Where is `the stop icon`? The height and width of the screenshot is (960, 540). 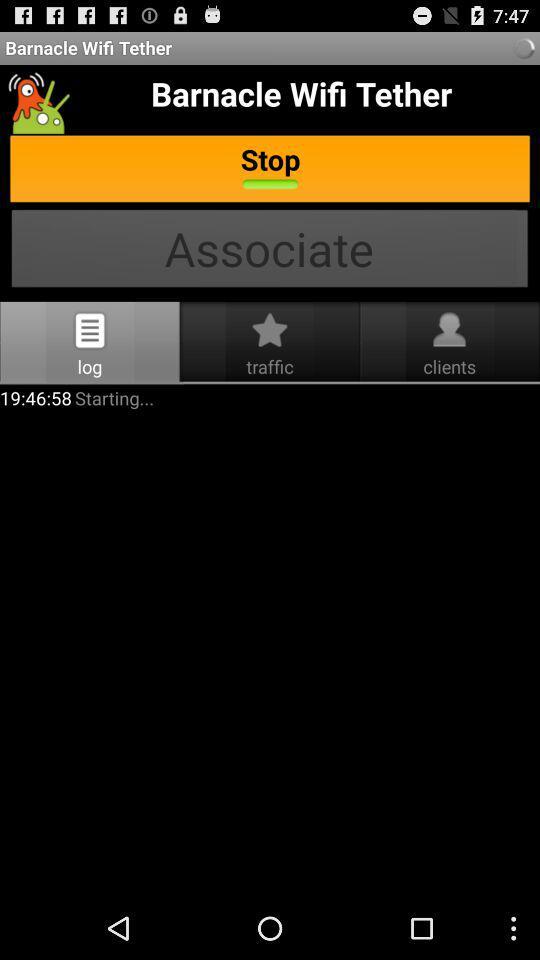 the stop icon is located at coordinates (270, 169).